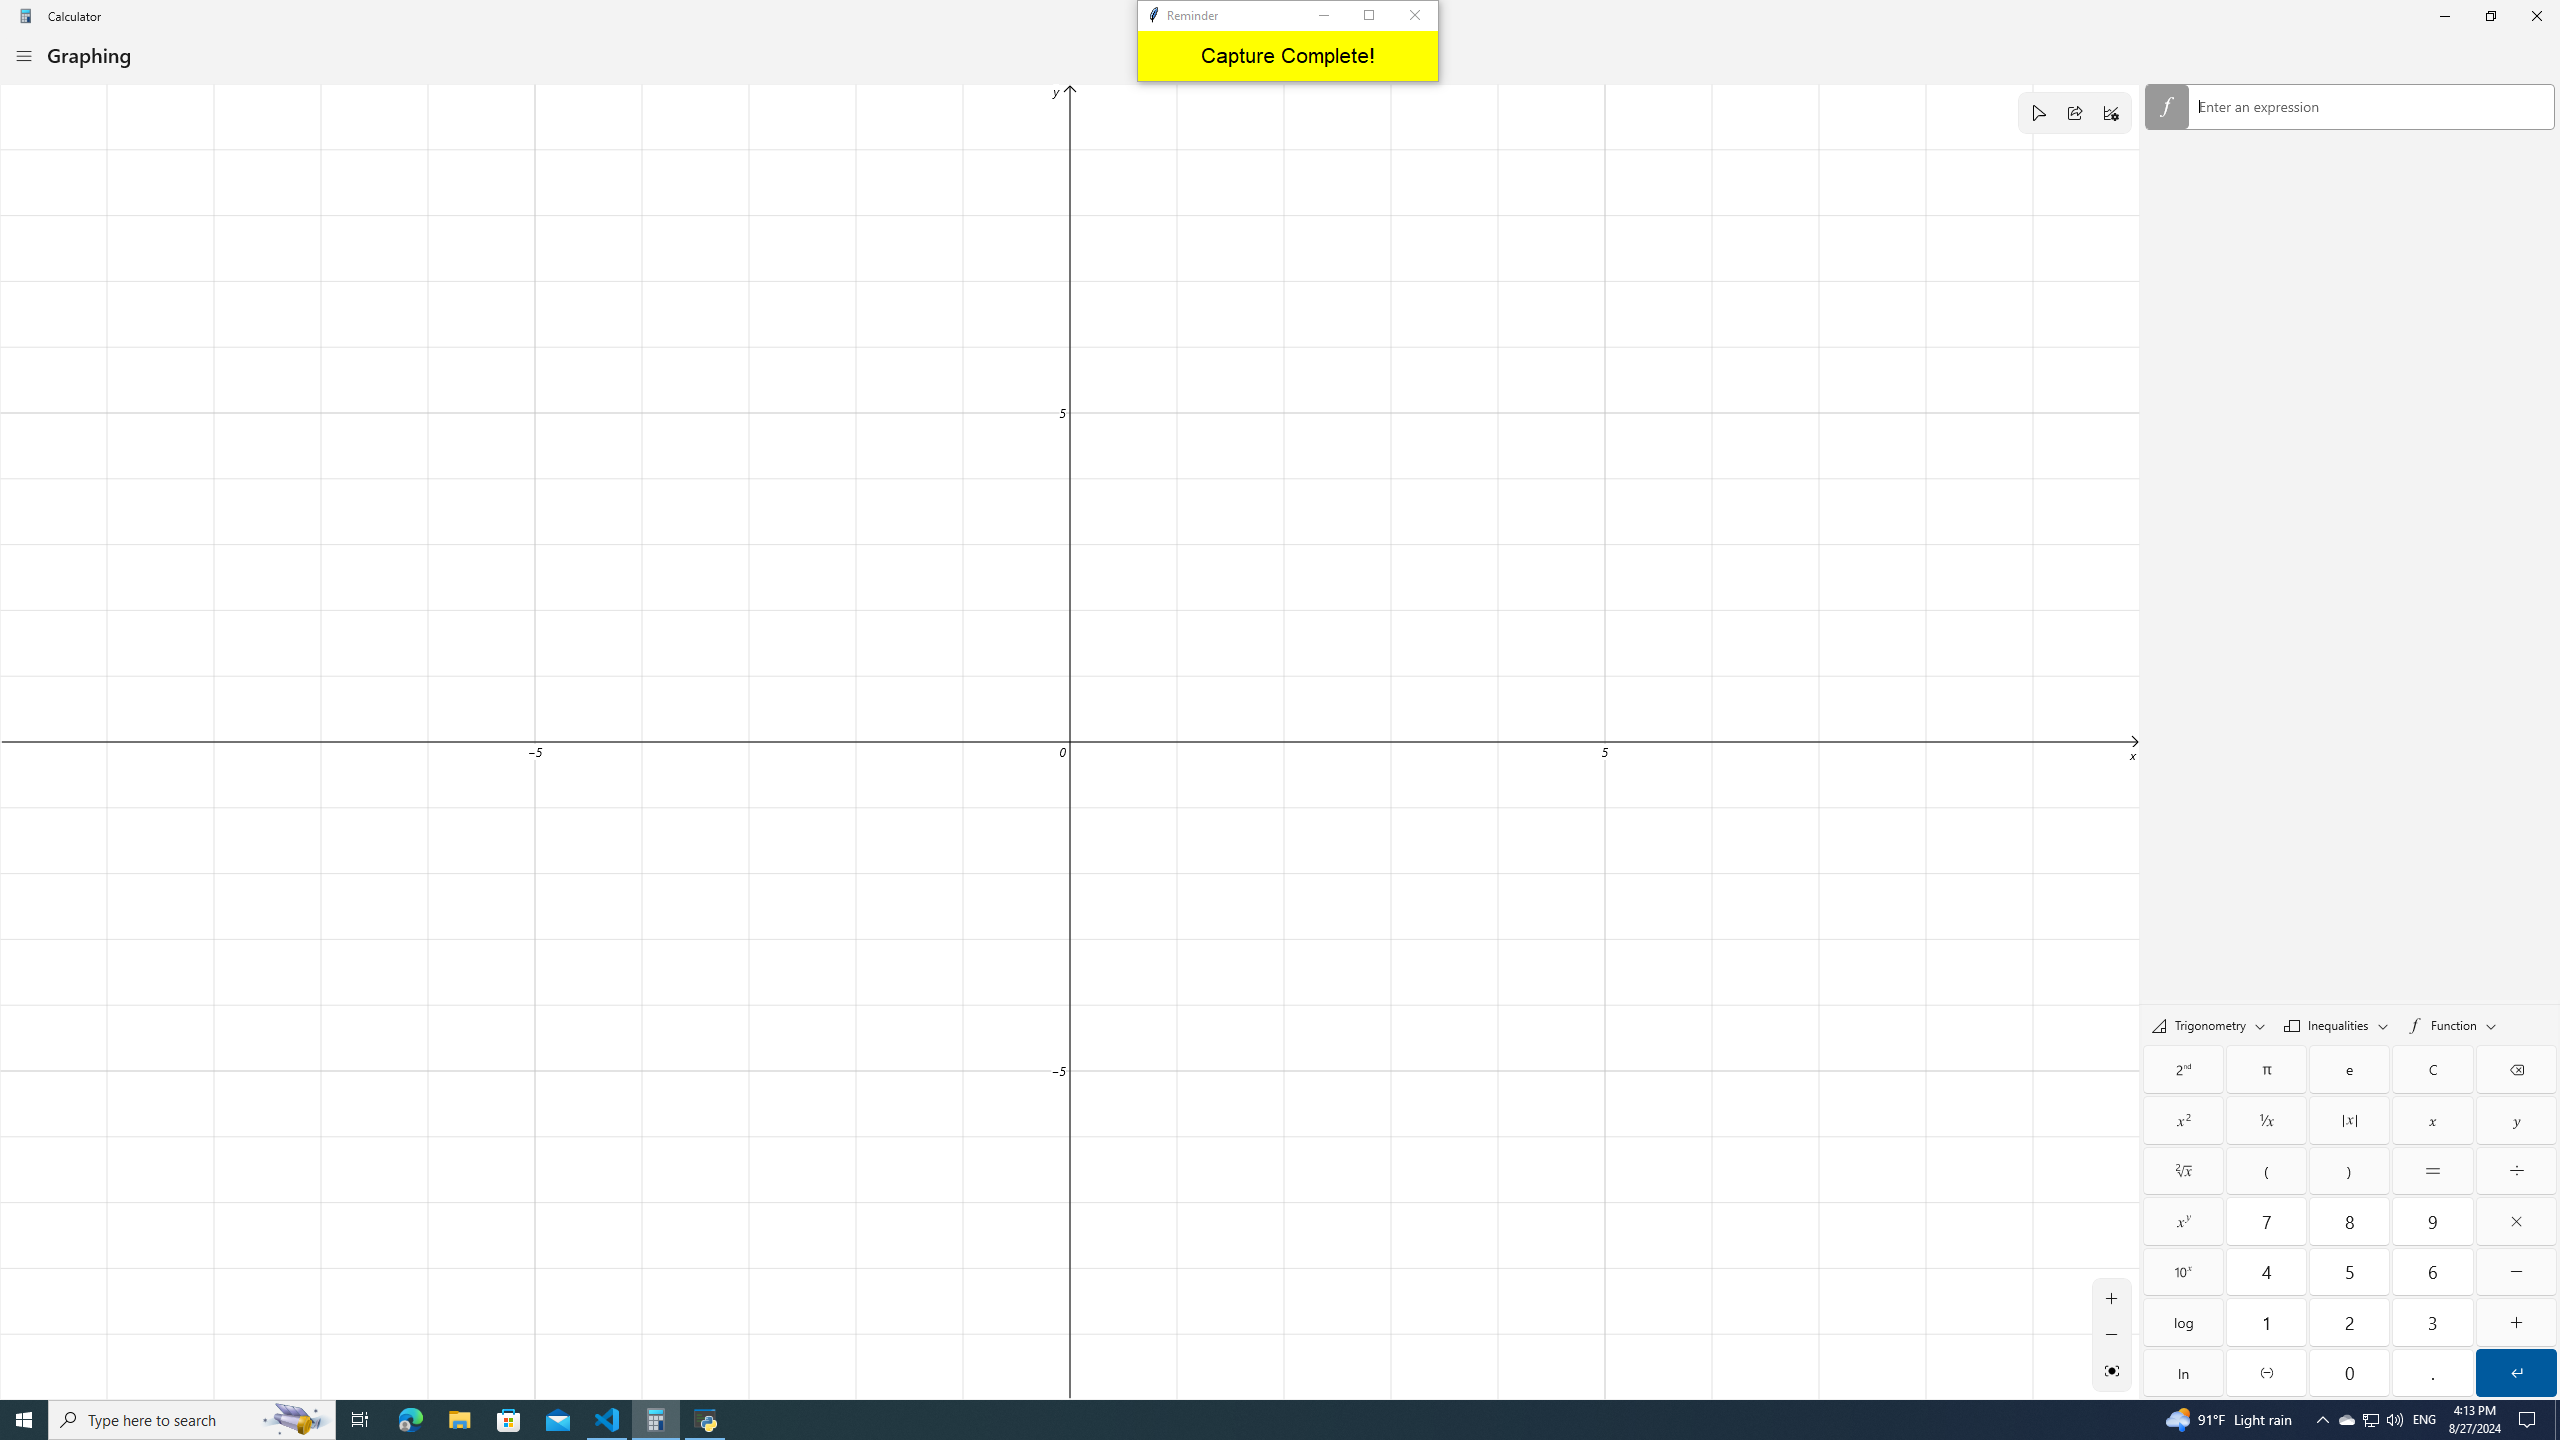 The width and height of the screenshot is (2560, 1440). I want to click on 'Decimal separator', so click(2431, 1372).